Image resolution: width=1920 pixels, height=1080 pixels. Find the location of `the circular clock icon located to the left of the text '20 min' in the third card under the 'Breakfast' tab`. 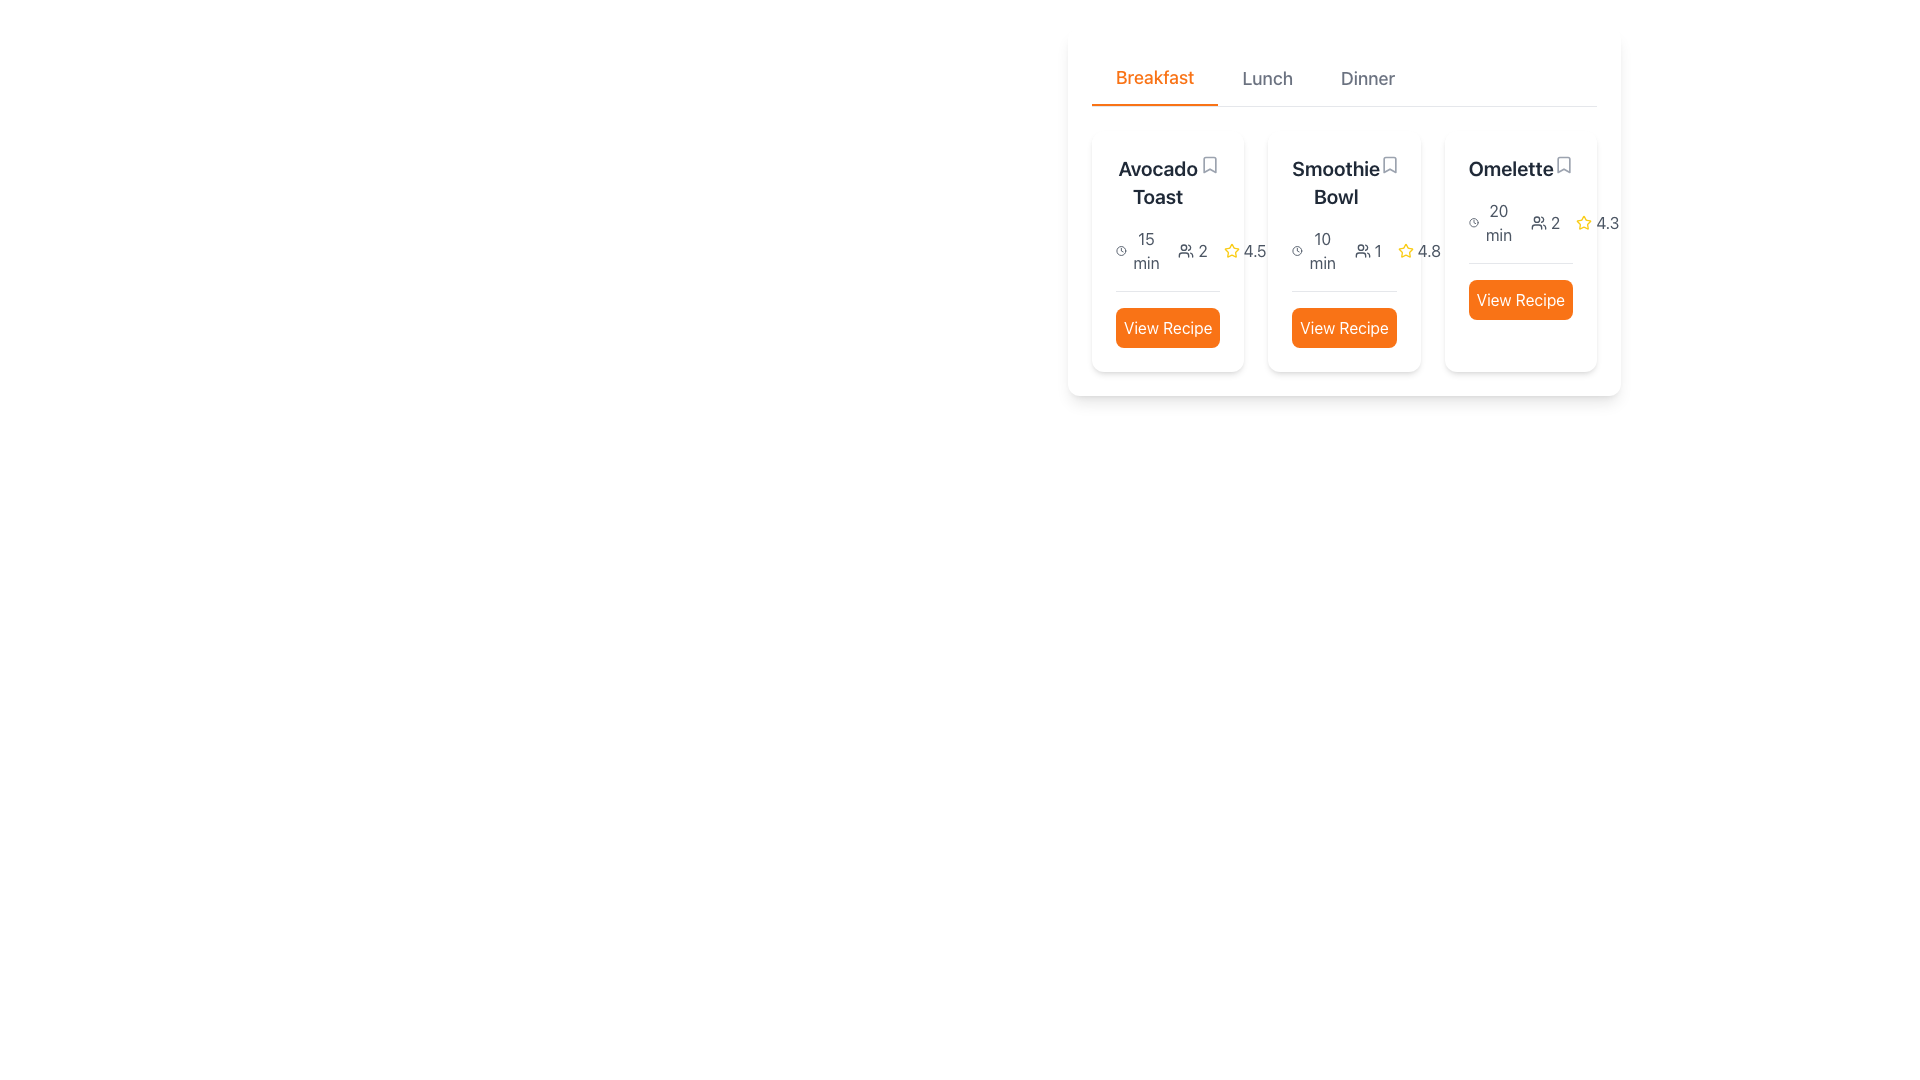

the circular clock icon located to the left of the text '20 min' in the third card under the 'Breakfast' tab is located at coordinates (1473, 223).